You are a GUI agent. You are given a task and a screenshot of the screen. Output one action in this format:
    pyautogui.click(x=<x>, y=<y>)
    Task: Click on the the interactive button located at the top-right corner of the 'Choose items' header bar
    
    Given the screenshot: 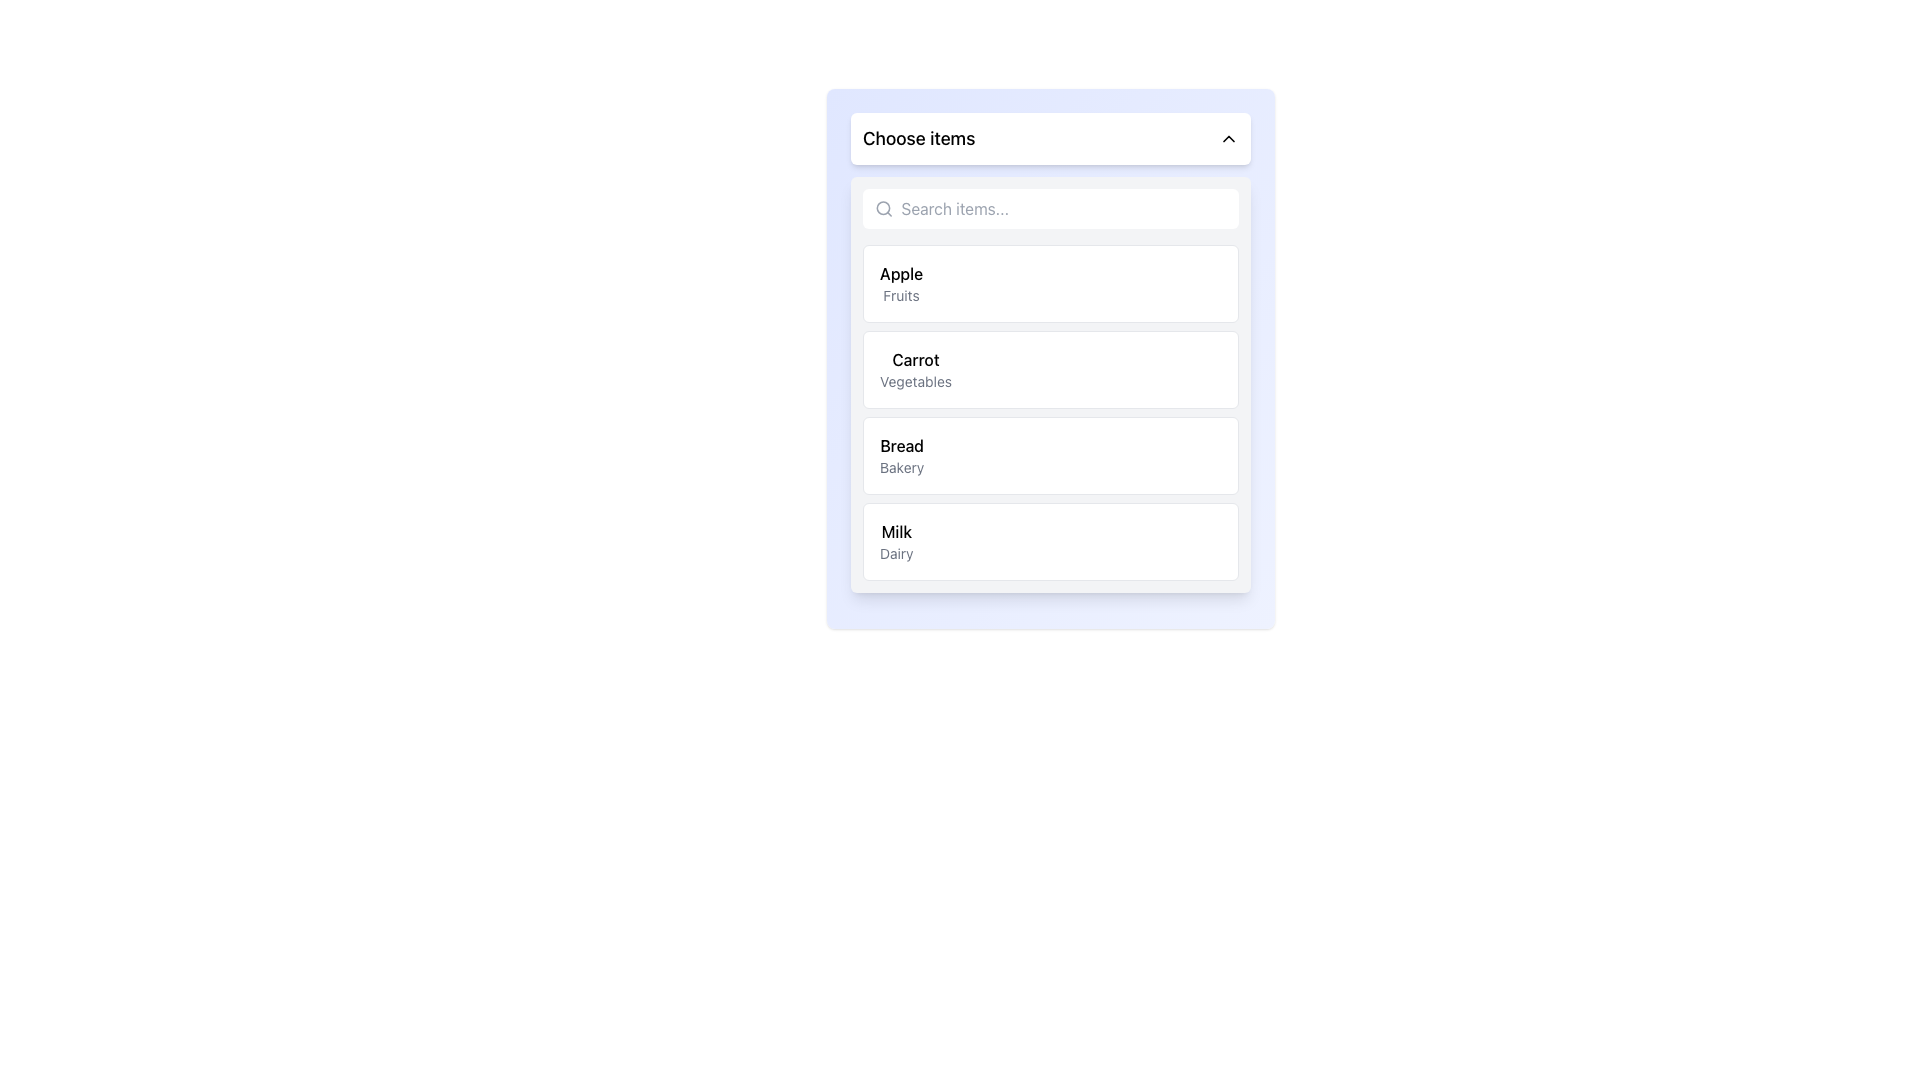 What is the action you would take?
    pyautogui.click(x=1227, y=137)
    